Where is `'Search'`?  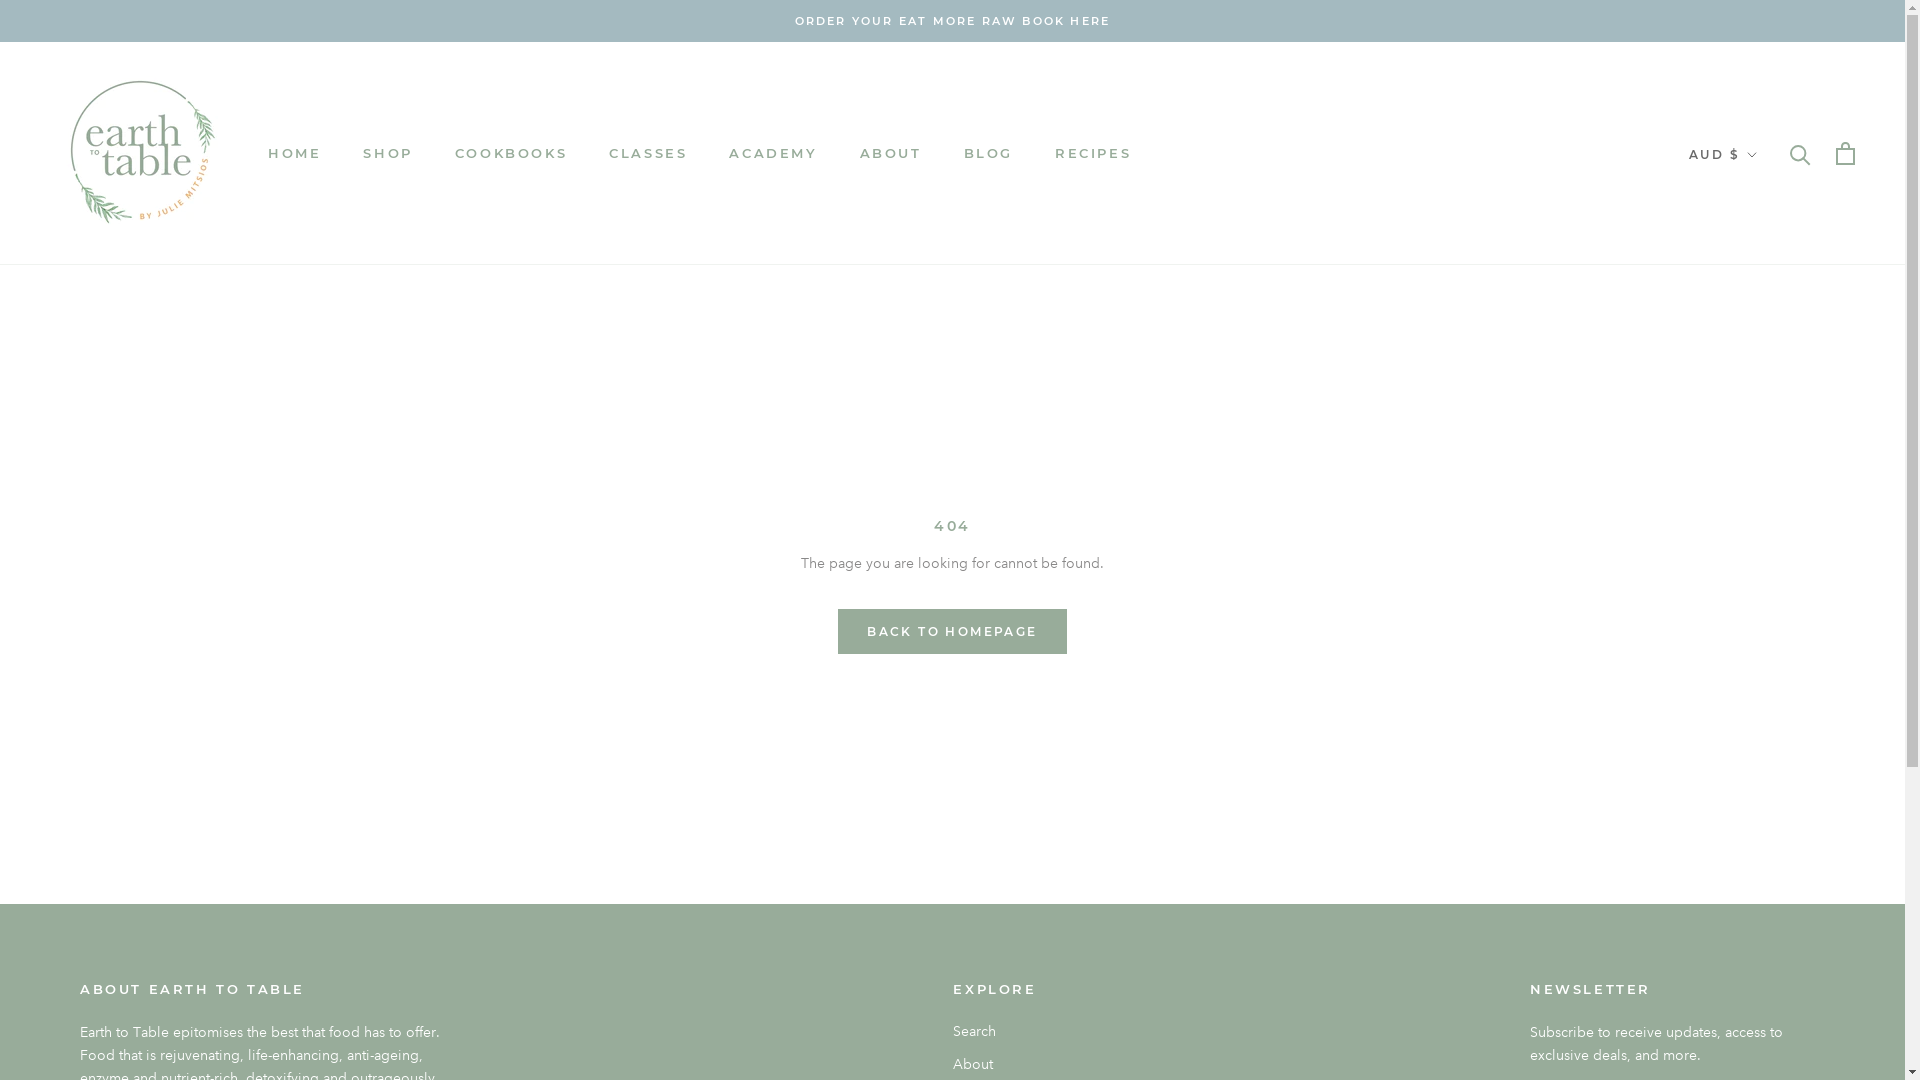 'Search' is located at coordinates (952, 1031).